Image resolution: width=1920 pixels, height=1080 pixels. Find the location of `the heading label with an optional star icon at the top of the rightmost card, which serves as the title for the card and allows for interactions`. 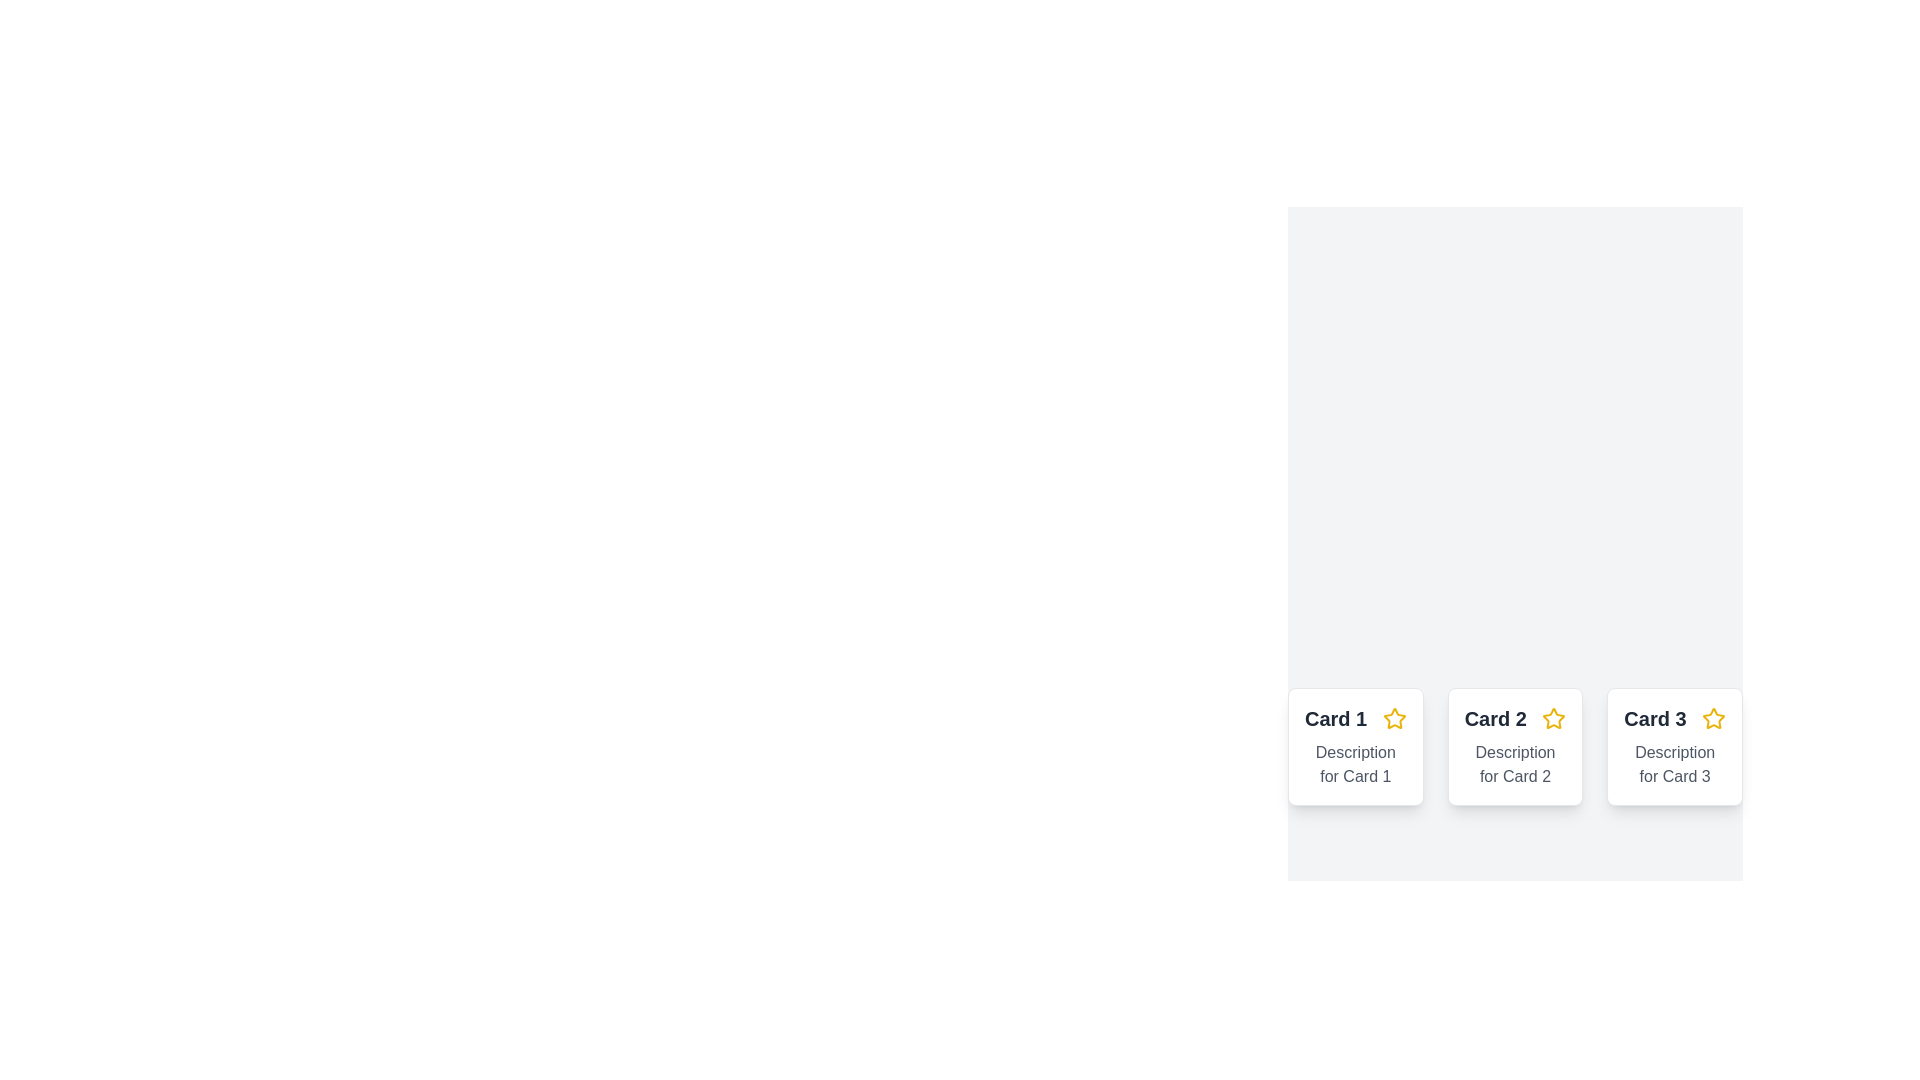

the heading label with an optional star icon at the top of the rightmost card, which serves as the title for the card and allows for interactions is located at coordinates (1675, 717).